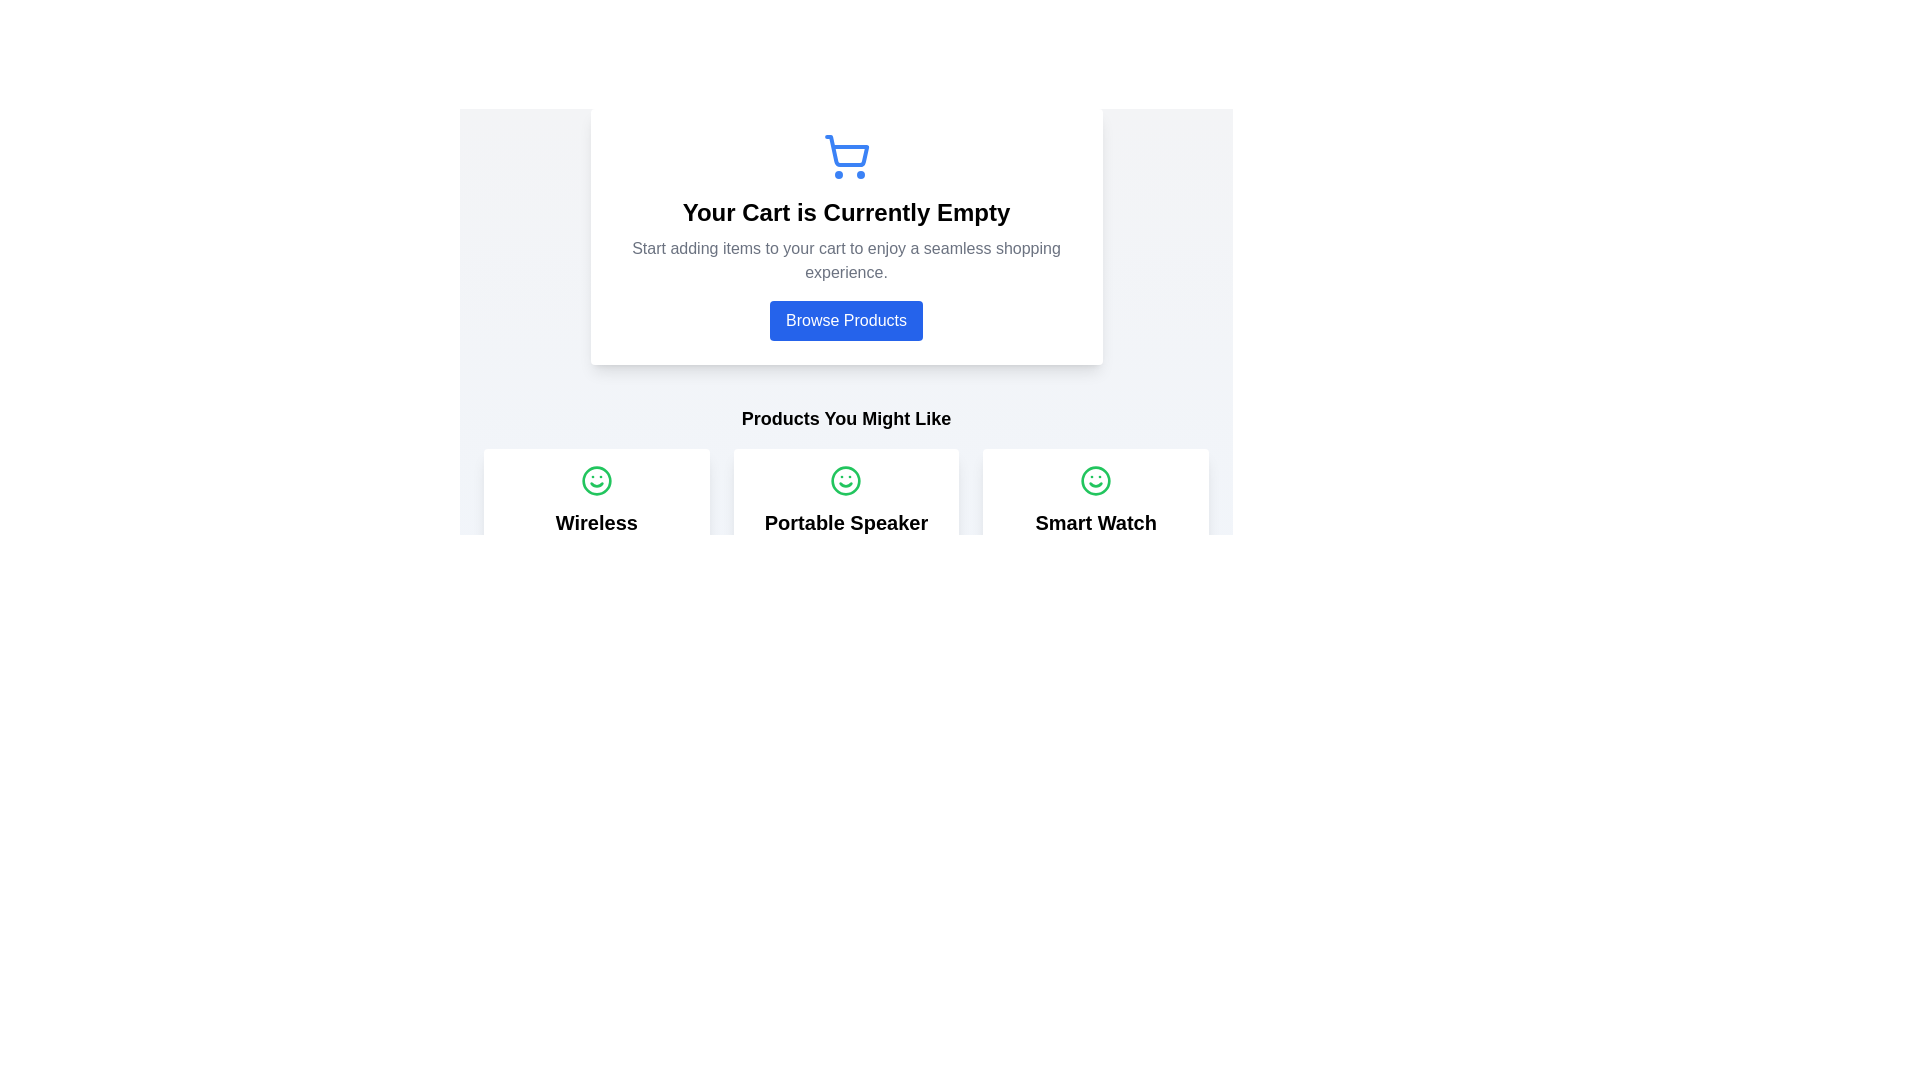 The height and width of the screenshot is (1080, 1920). Describe the element at coordinates (846, 418) in the screenshot. I see `the heading text element that introduces the section for recommended products` at that location.